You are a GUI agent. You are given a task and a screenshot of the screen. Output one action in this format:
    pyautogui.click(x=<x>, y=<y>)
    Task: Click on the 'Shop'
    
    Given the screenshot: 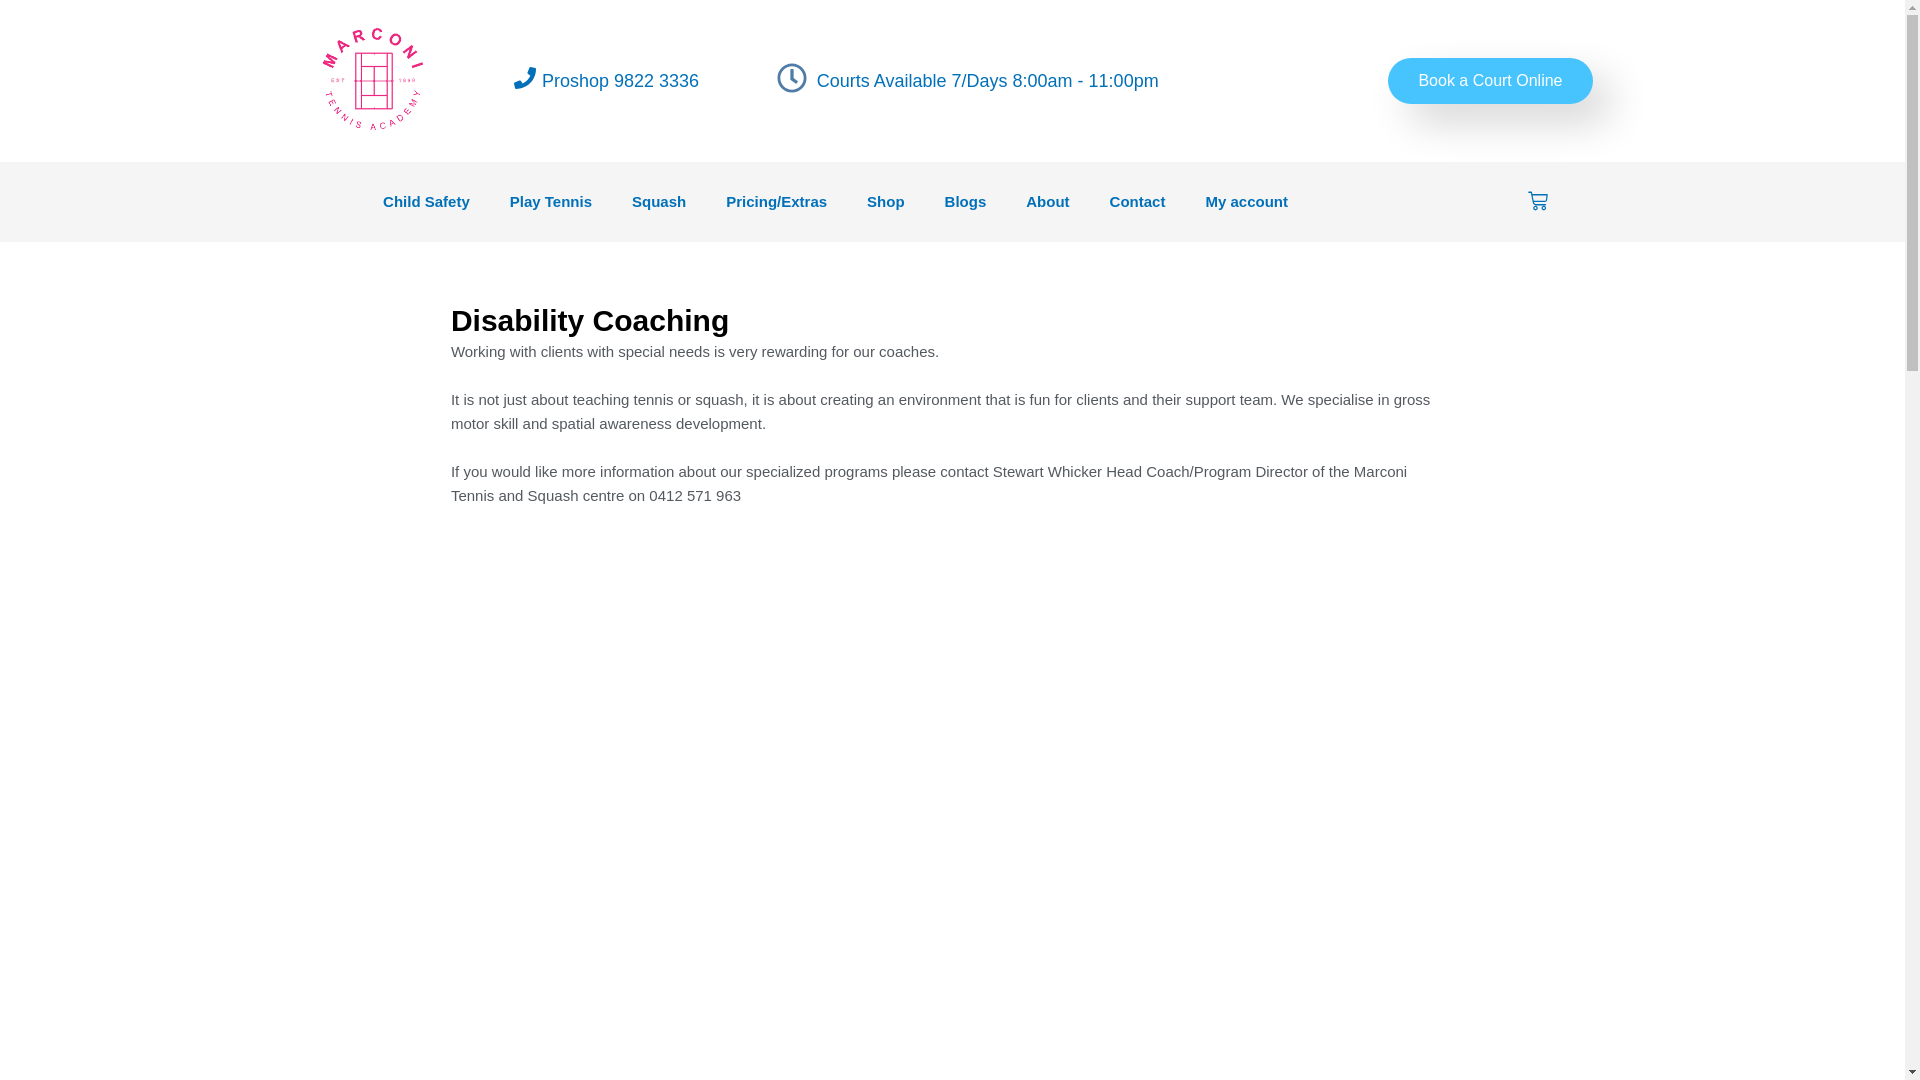 What is the action you would take?
    pyautogui.click(x=885, y=201)
    